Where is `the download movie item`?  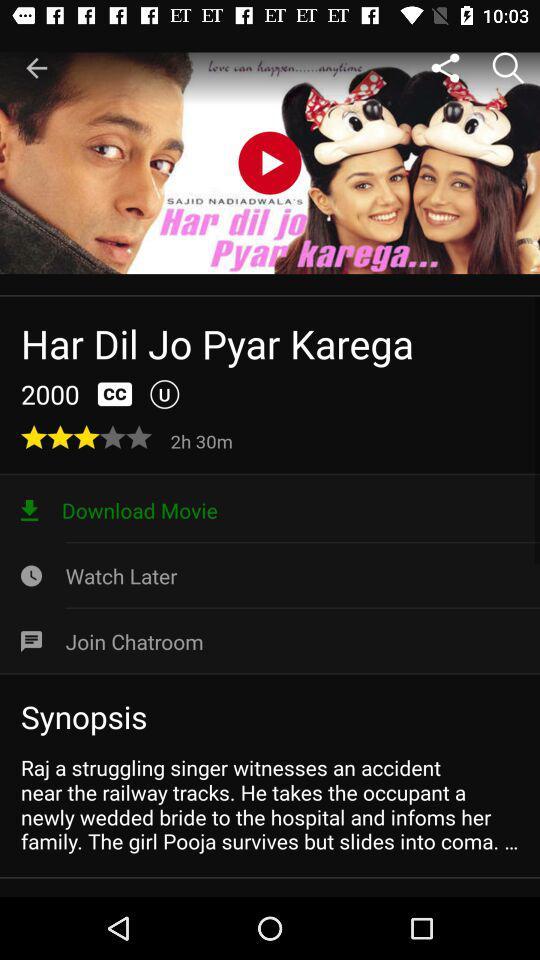
the download movie item is located at coordinates (270, 509).